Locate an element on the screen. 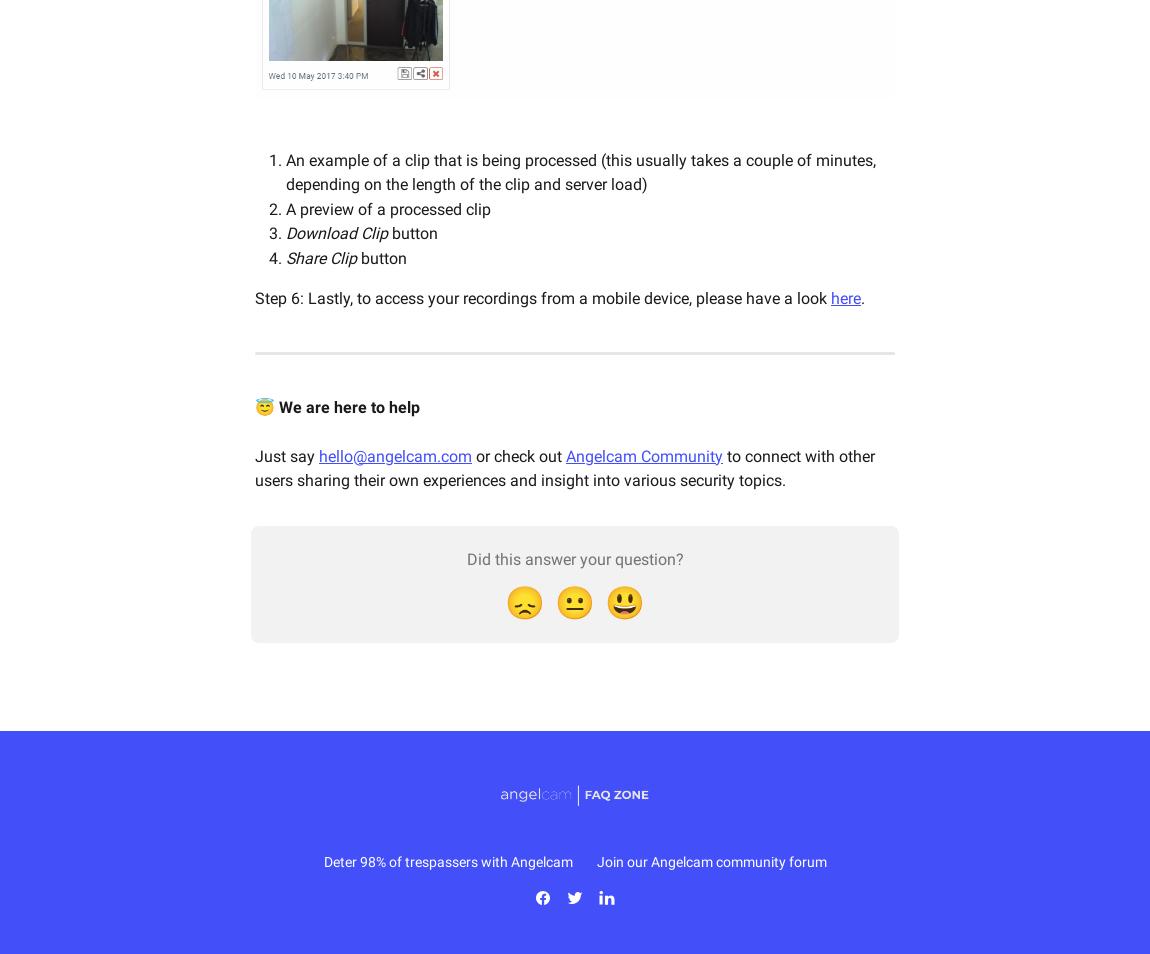  'hello@angelcam.com' is located at coordinates (395, 455).